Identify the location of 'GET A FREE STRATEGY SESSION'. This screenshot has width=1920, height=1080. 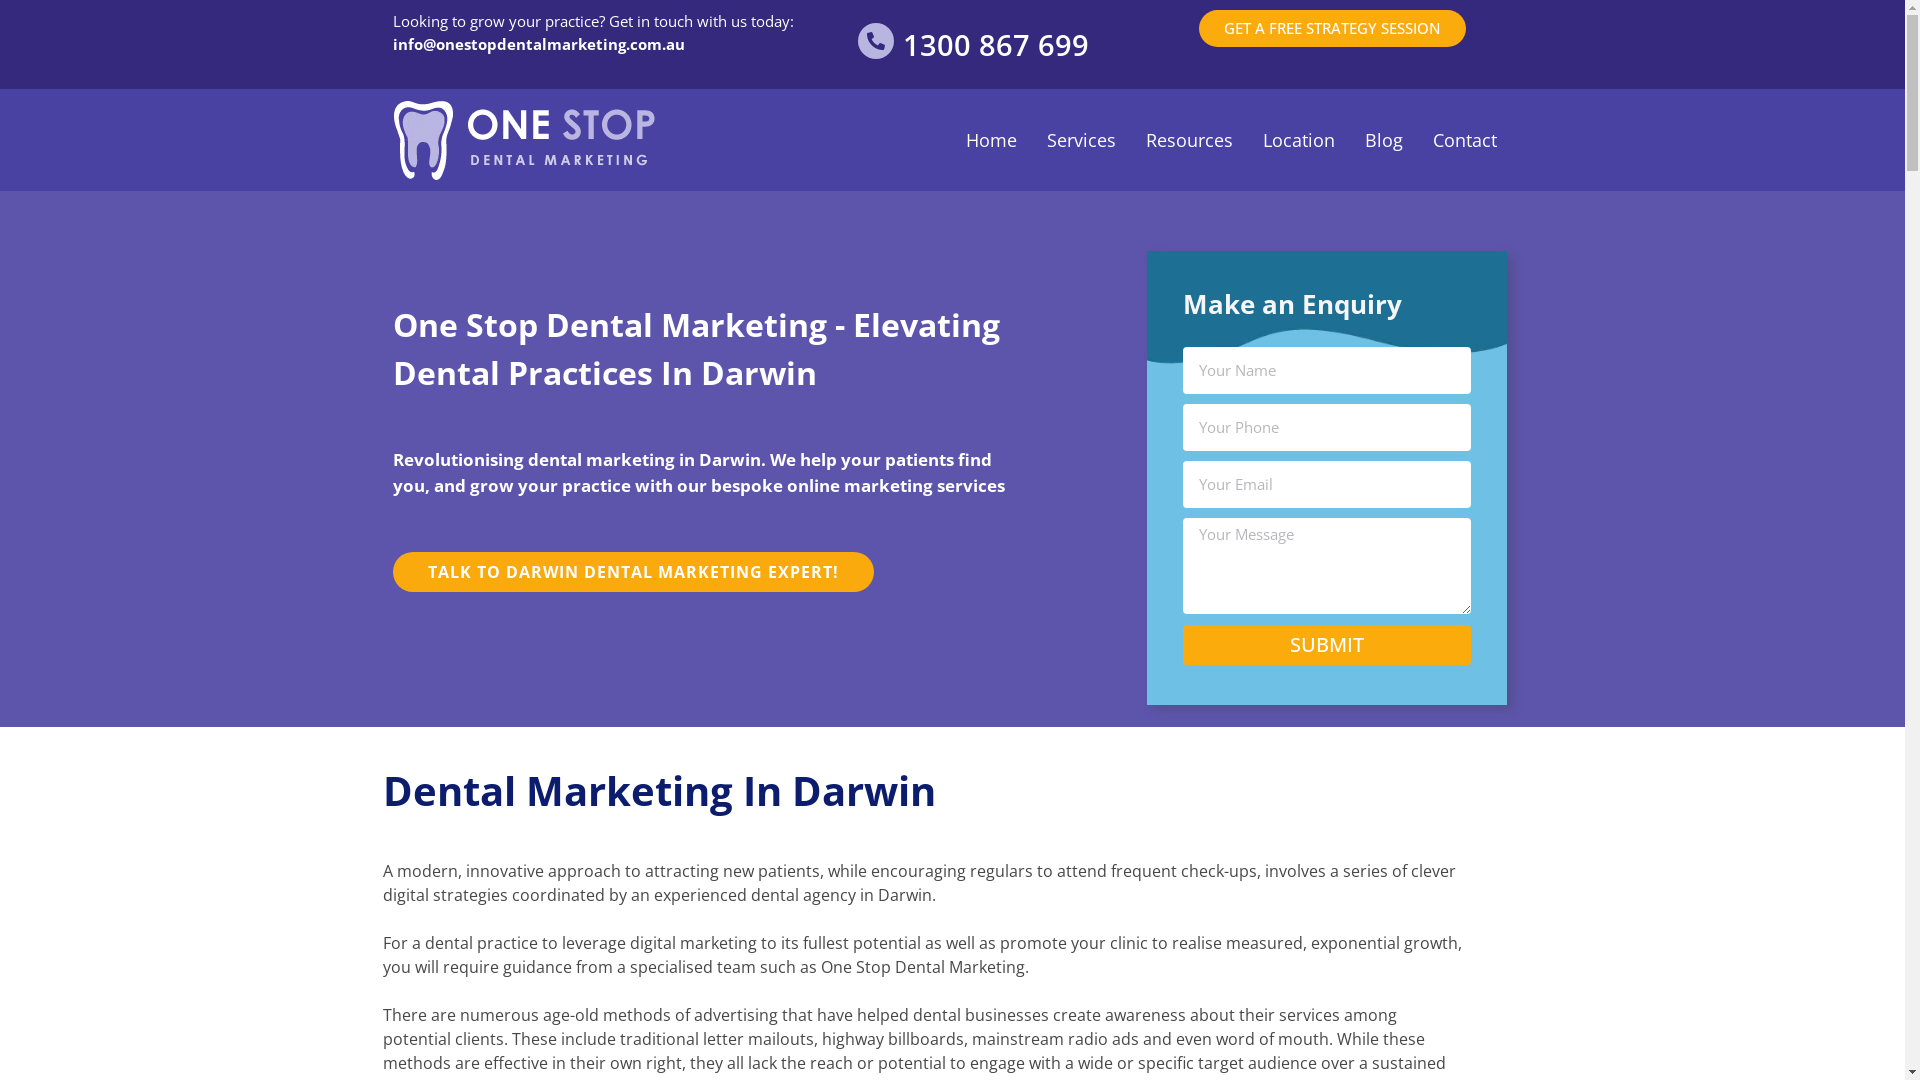
(1332, 28).